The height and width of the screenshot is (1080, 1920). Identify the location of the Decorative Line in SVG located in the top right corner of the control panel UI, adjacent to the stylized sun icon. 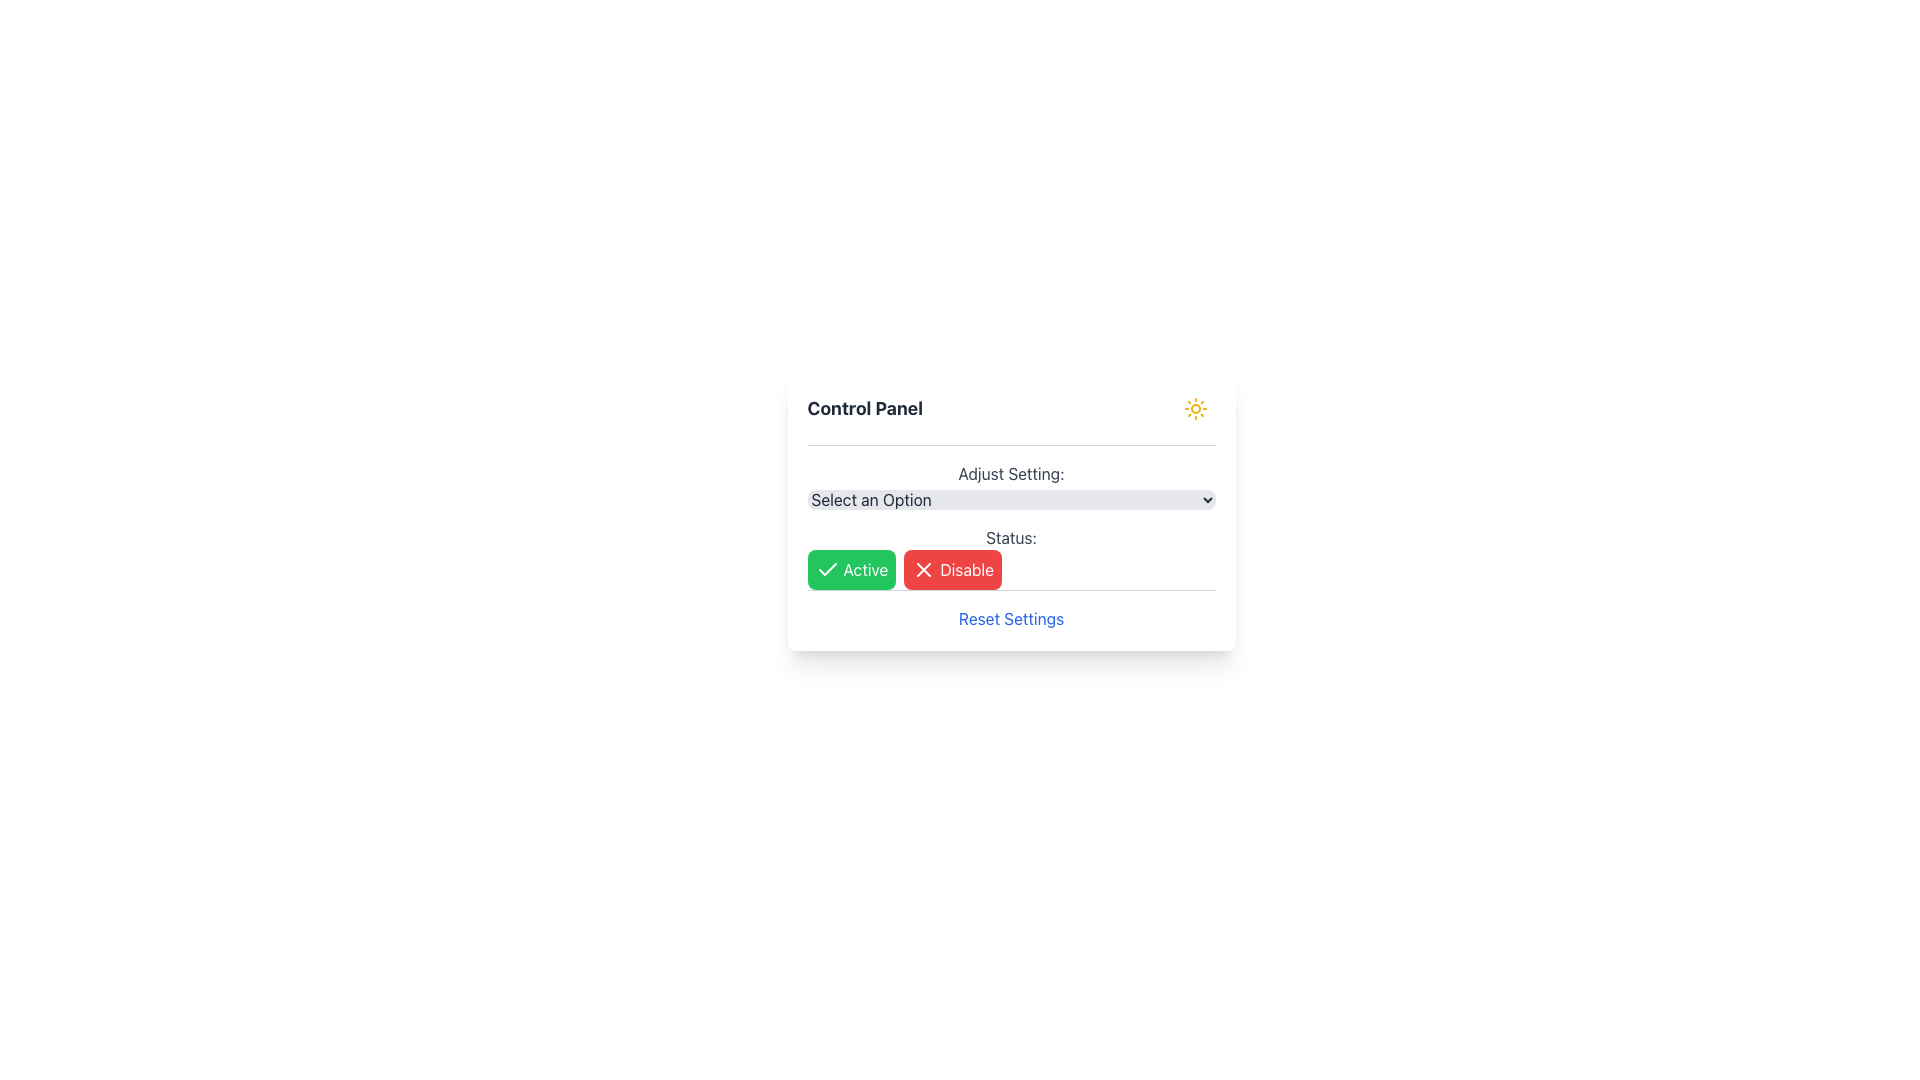
(923, 570).